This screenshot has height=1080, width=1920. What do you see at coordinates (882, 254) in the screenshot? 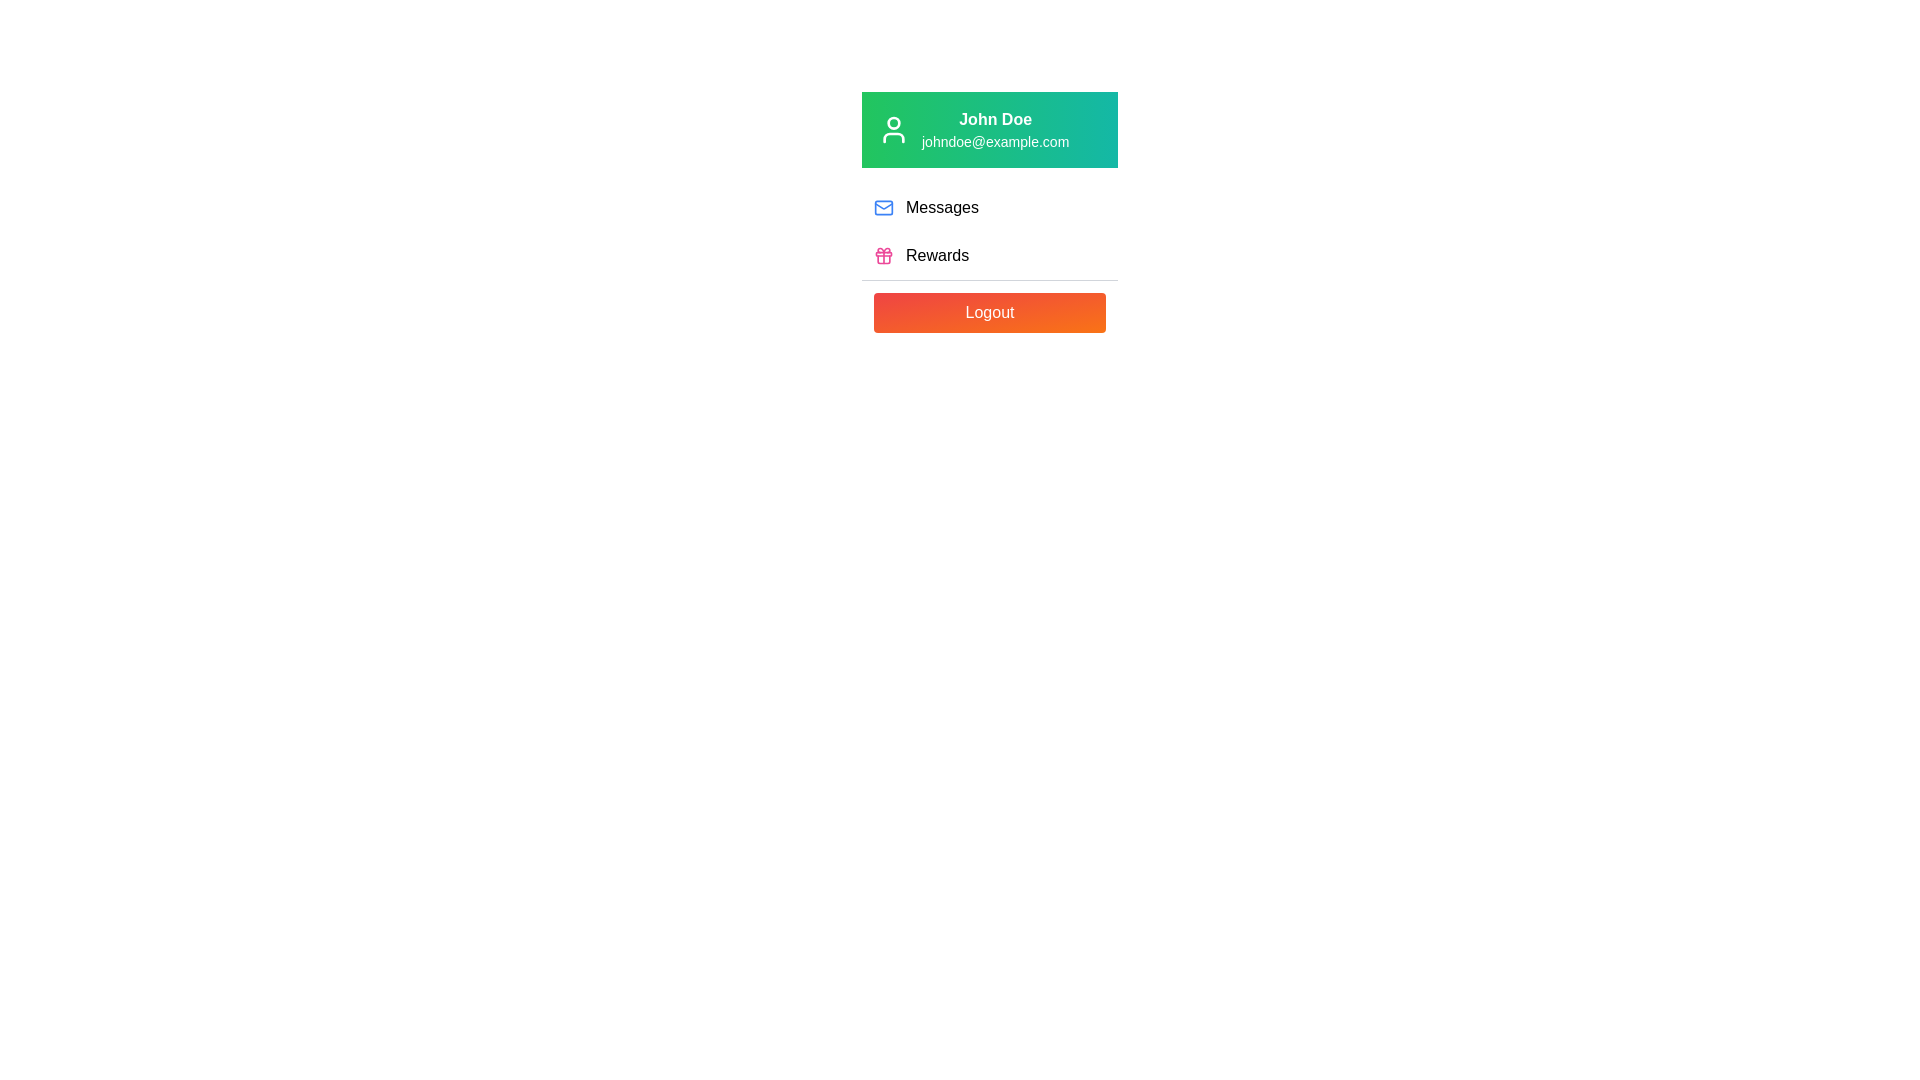
I see `the 'Rewards' icon in the vertical menu` at bounding box center [882, 254].